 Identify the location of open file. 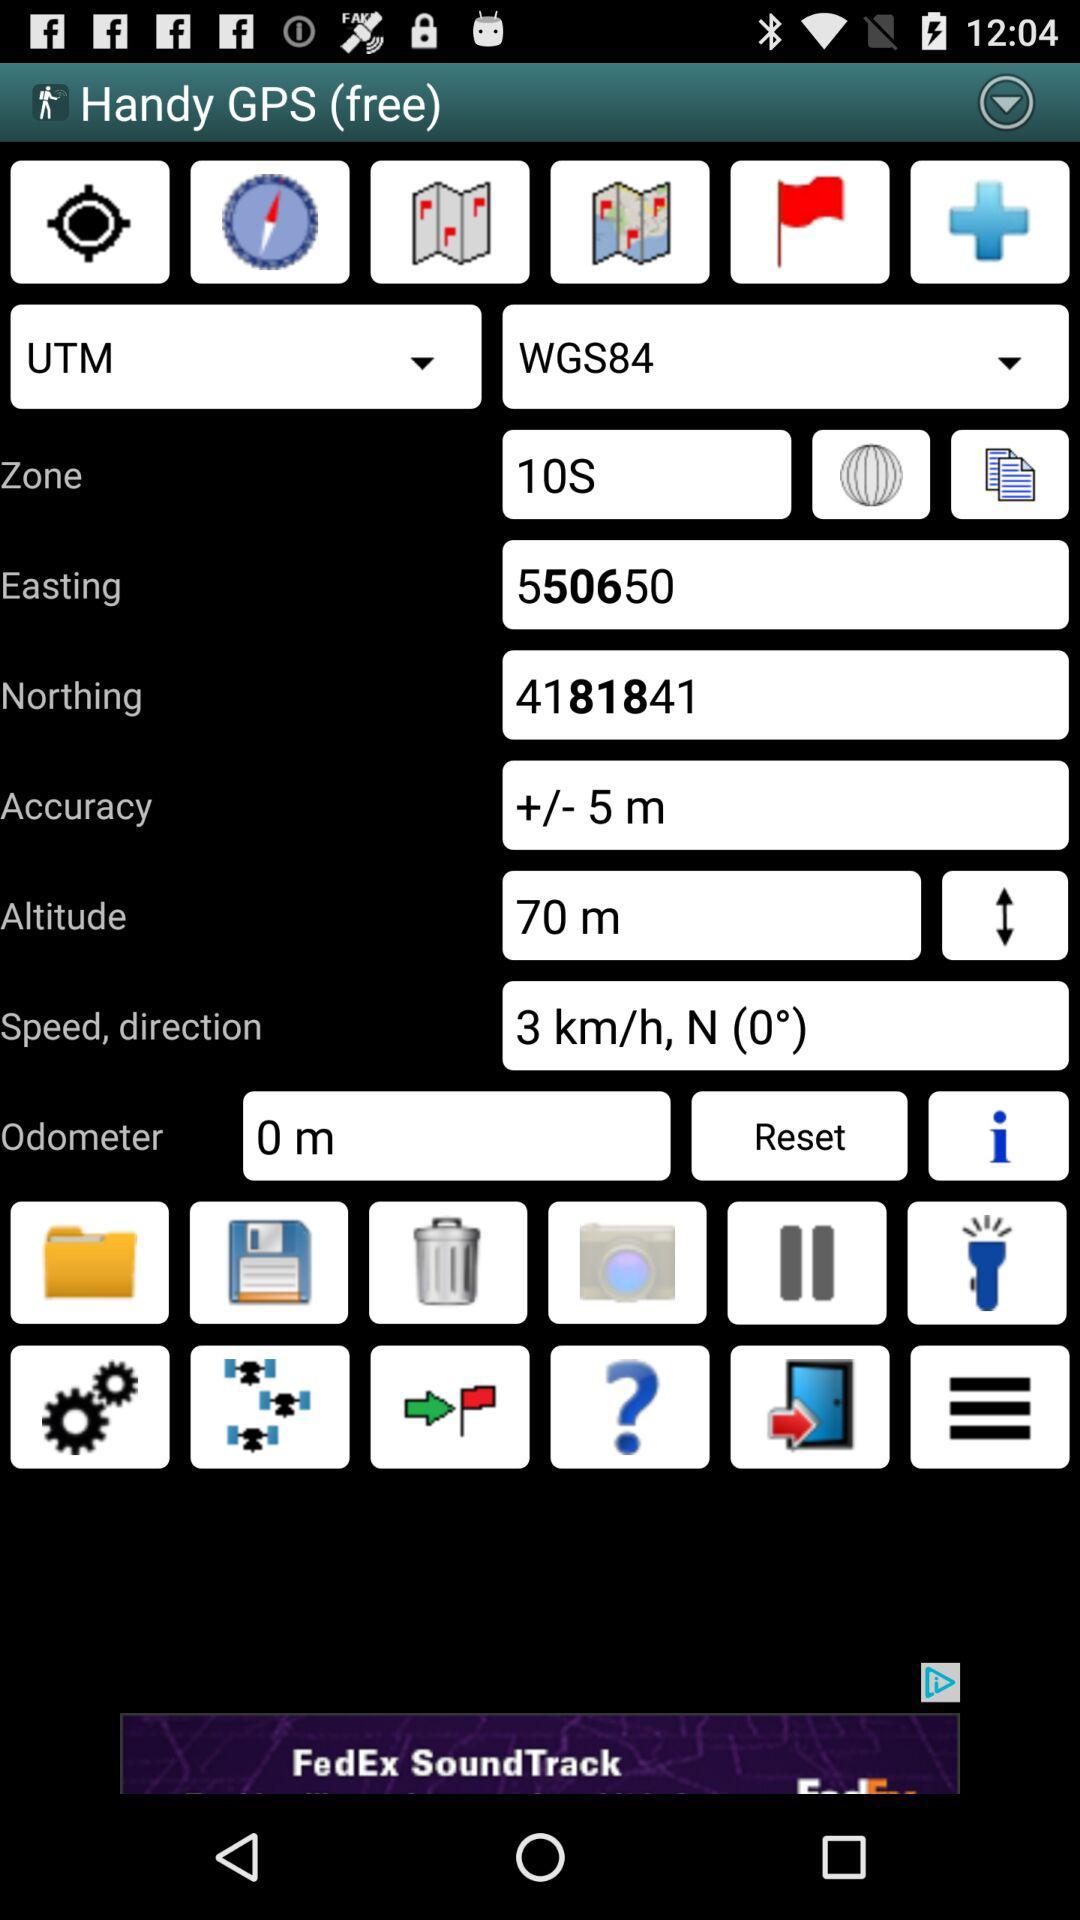
(88, 1261).